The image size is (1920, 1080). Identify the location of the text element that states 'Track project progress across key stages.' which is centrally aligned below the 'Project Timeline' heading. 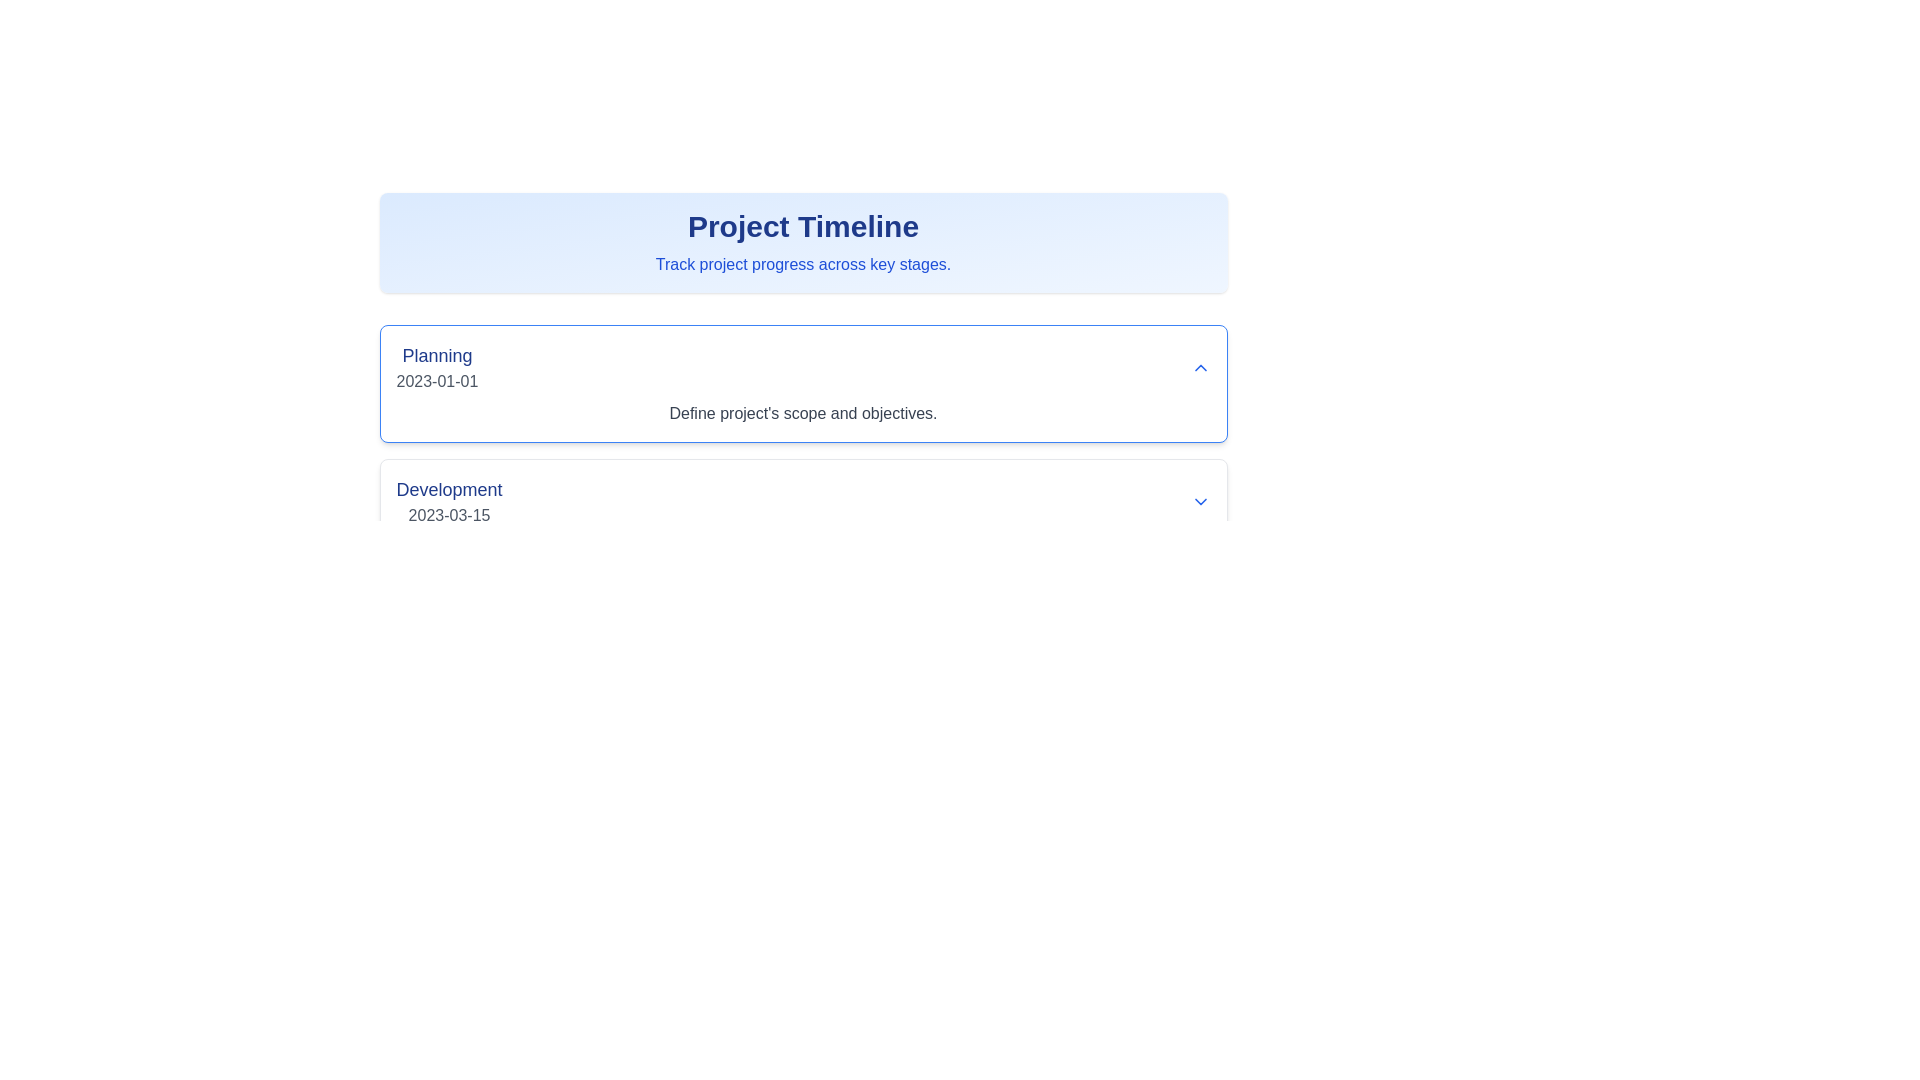
(803, 264).